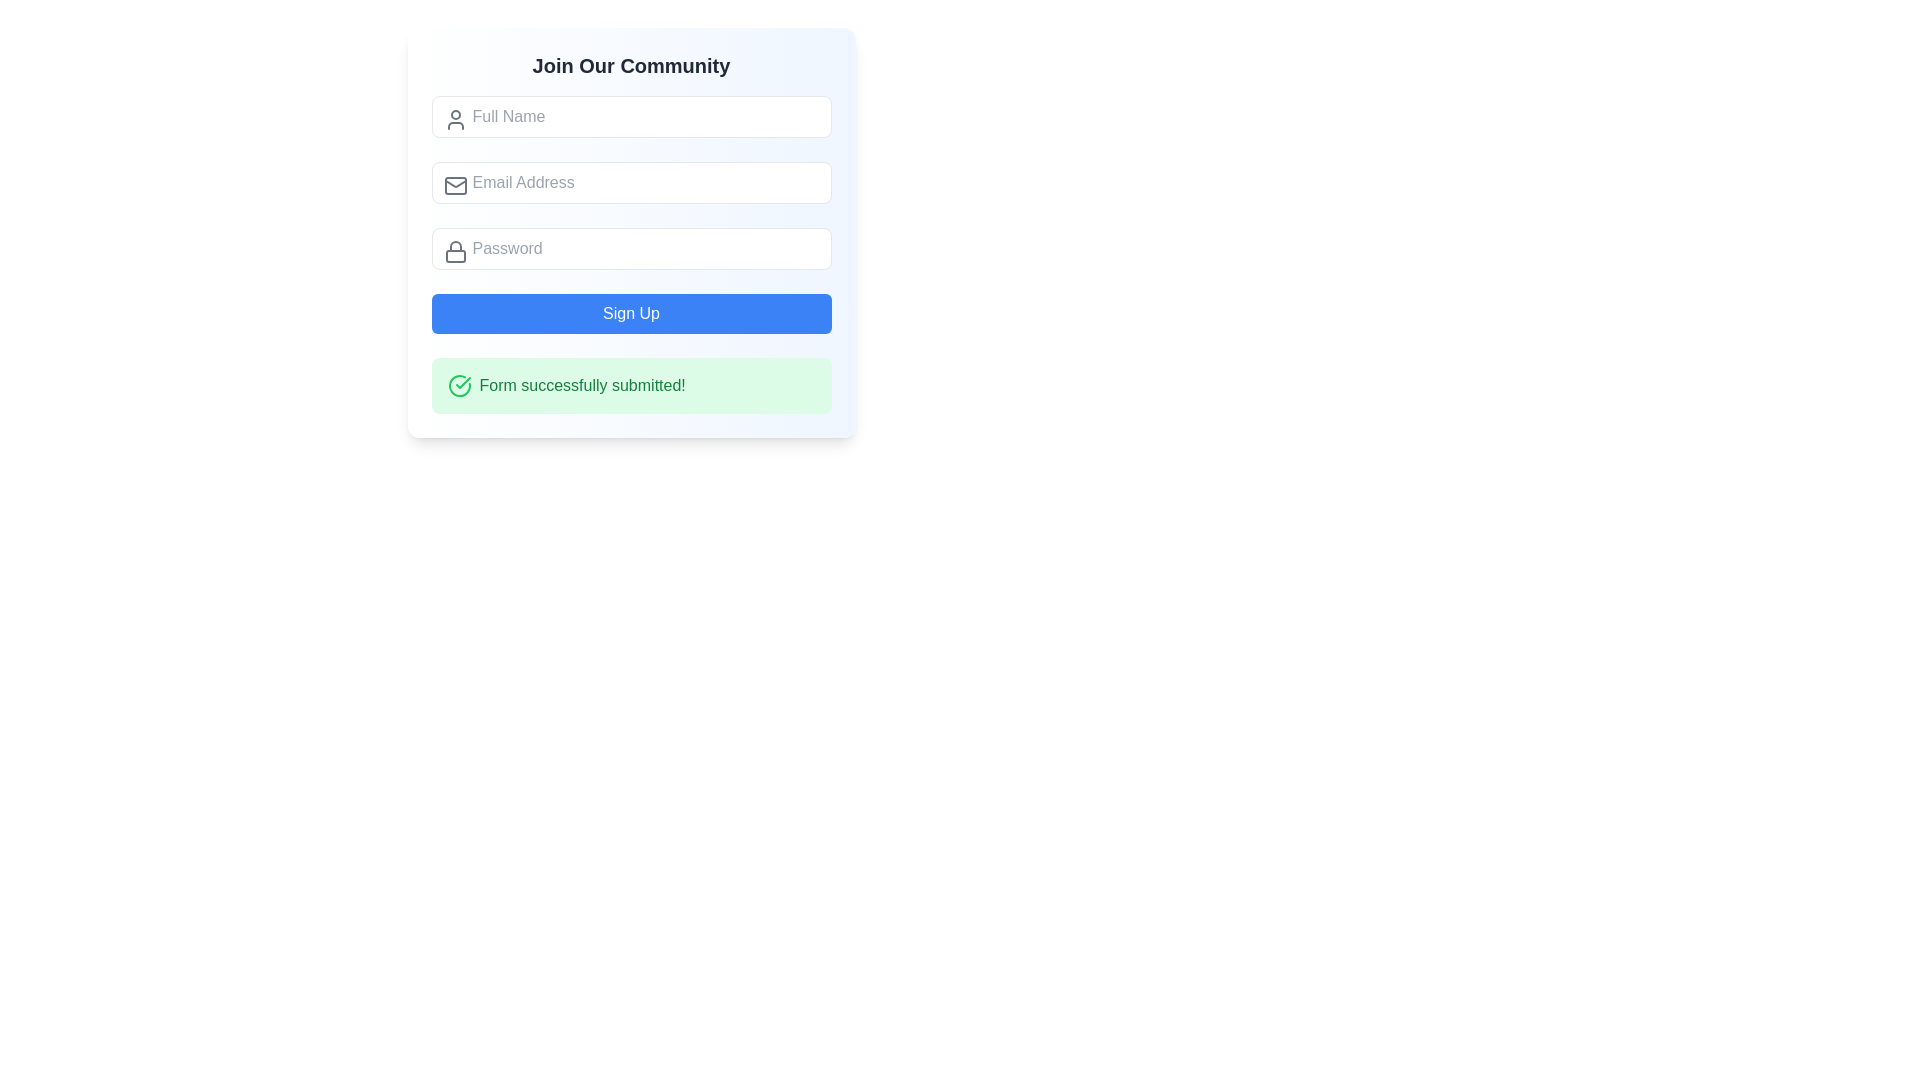 The height and width of the screenshot is (1080, 1920). What do you see at coordinates (581, 385) in the screenshot?
I see `the notification text that displays 'Form successfully submitted!' styled in green, indicating a confirmation message` at bounding box center [581, 385].